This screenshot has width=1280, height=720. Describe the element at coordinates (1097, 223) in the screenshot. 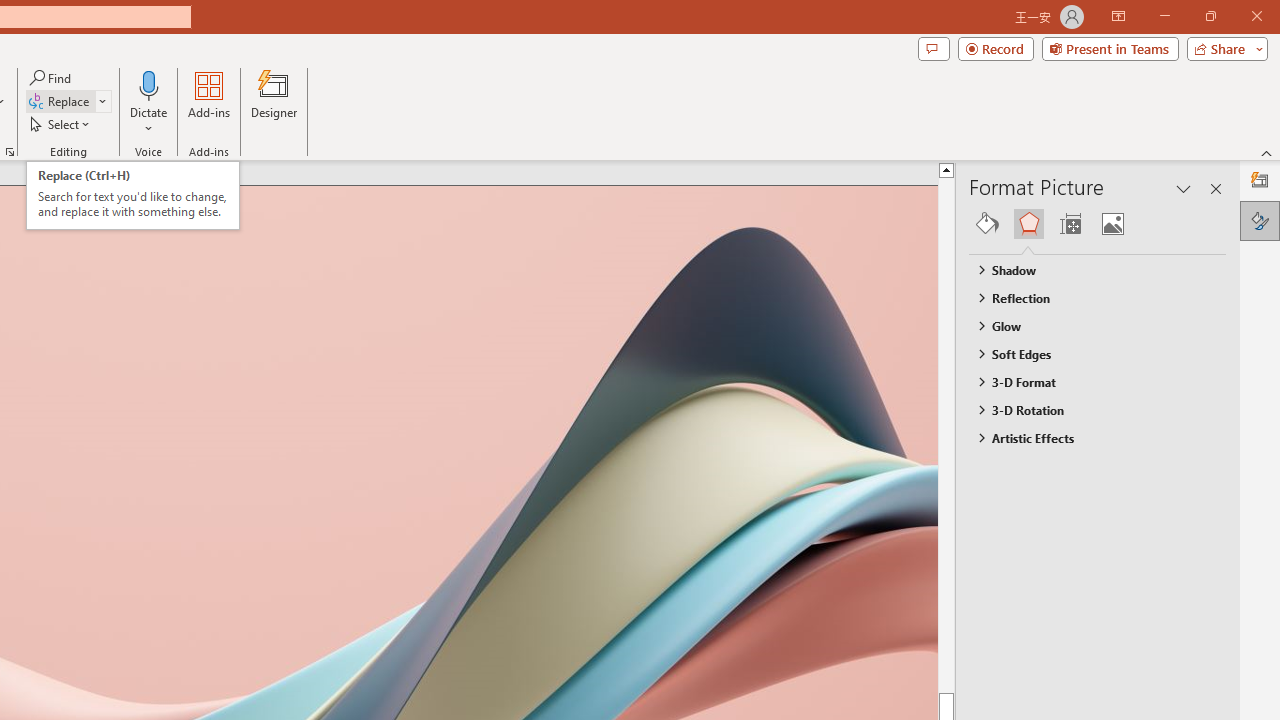

I see `'Class: NetUIGalleryContainer'` at that location.